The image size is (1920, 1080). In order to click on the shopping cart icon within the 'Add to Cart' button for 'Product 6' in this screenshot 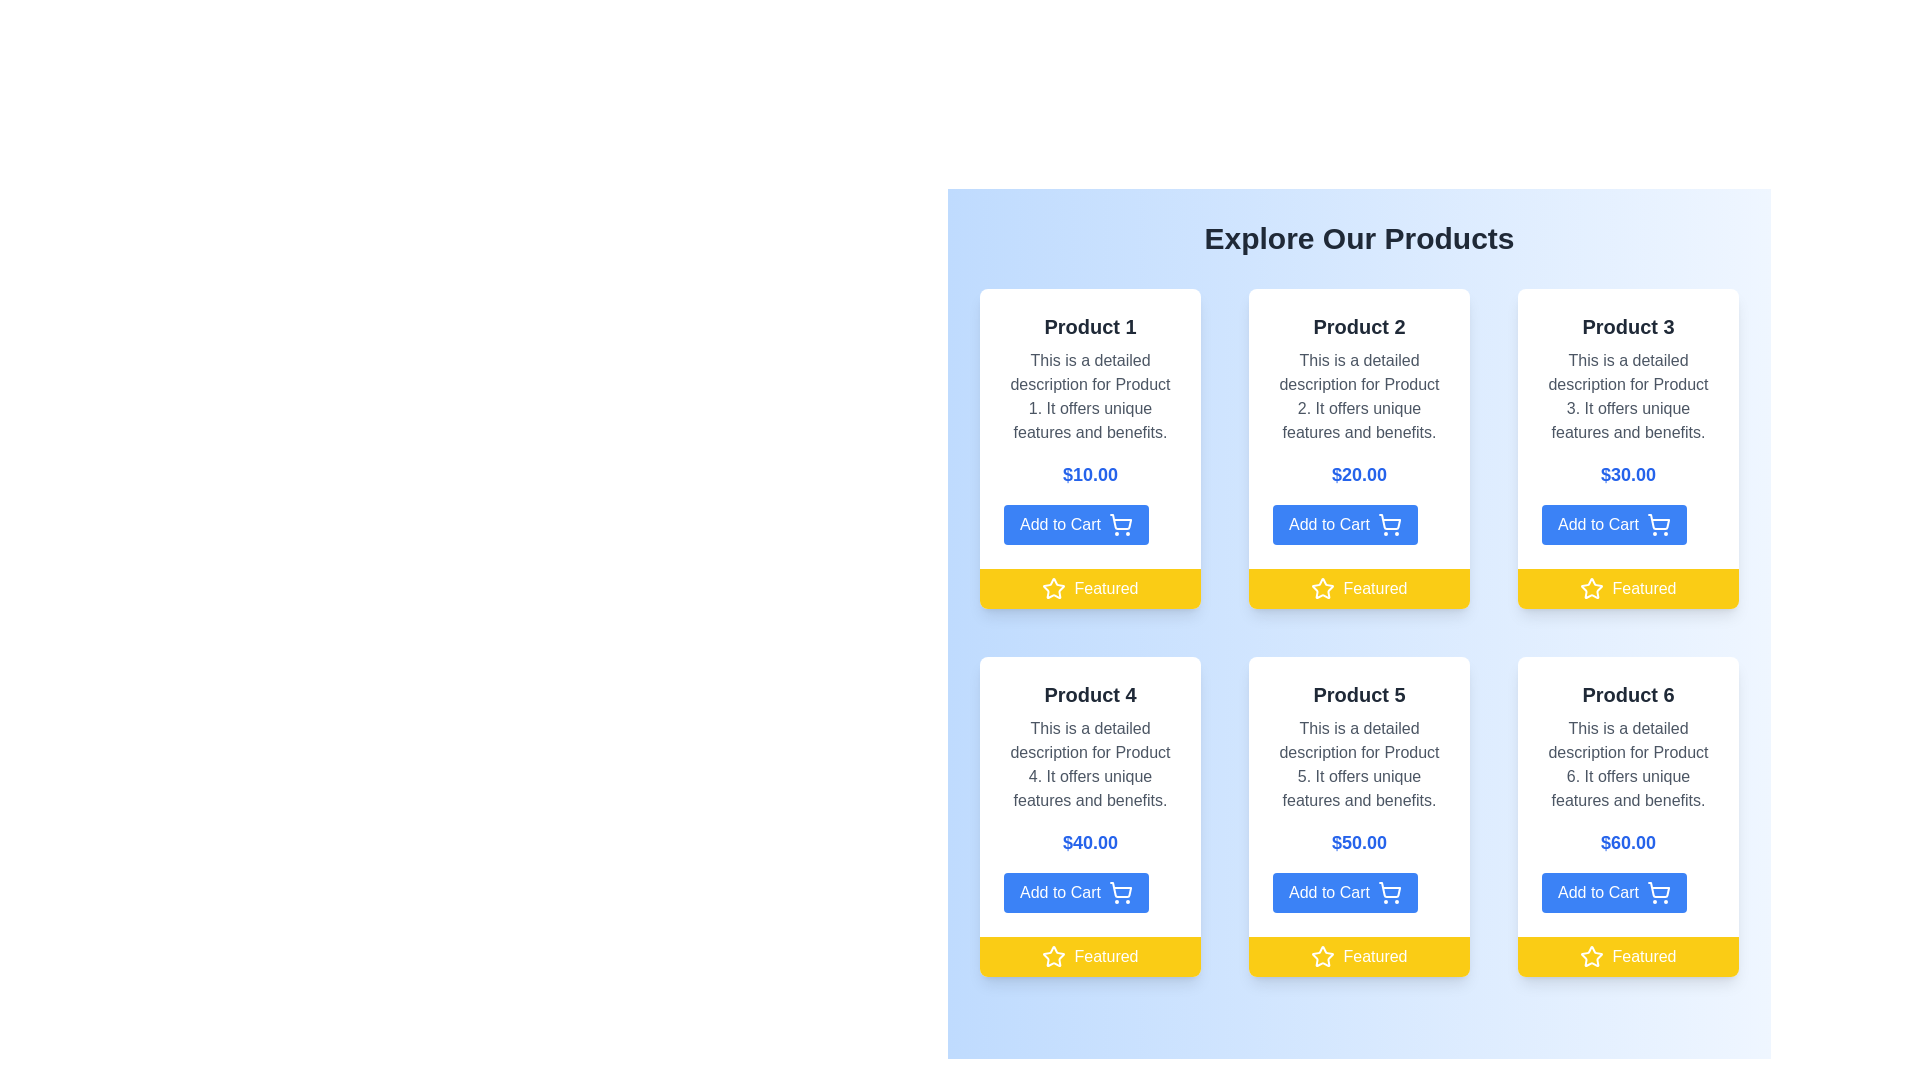, I will do `click(1658, 892)`.